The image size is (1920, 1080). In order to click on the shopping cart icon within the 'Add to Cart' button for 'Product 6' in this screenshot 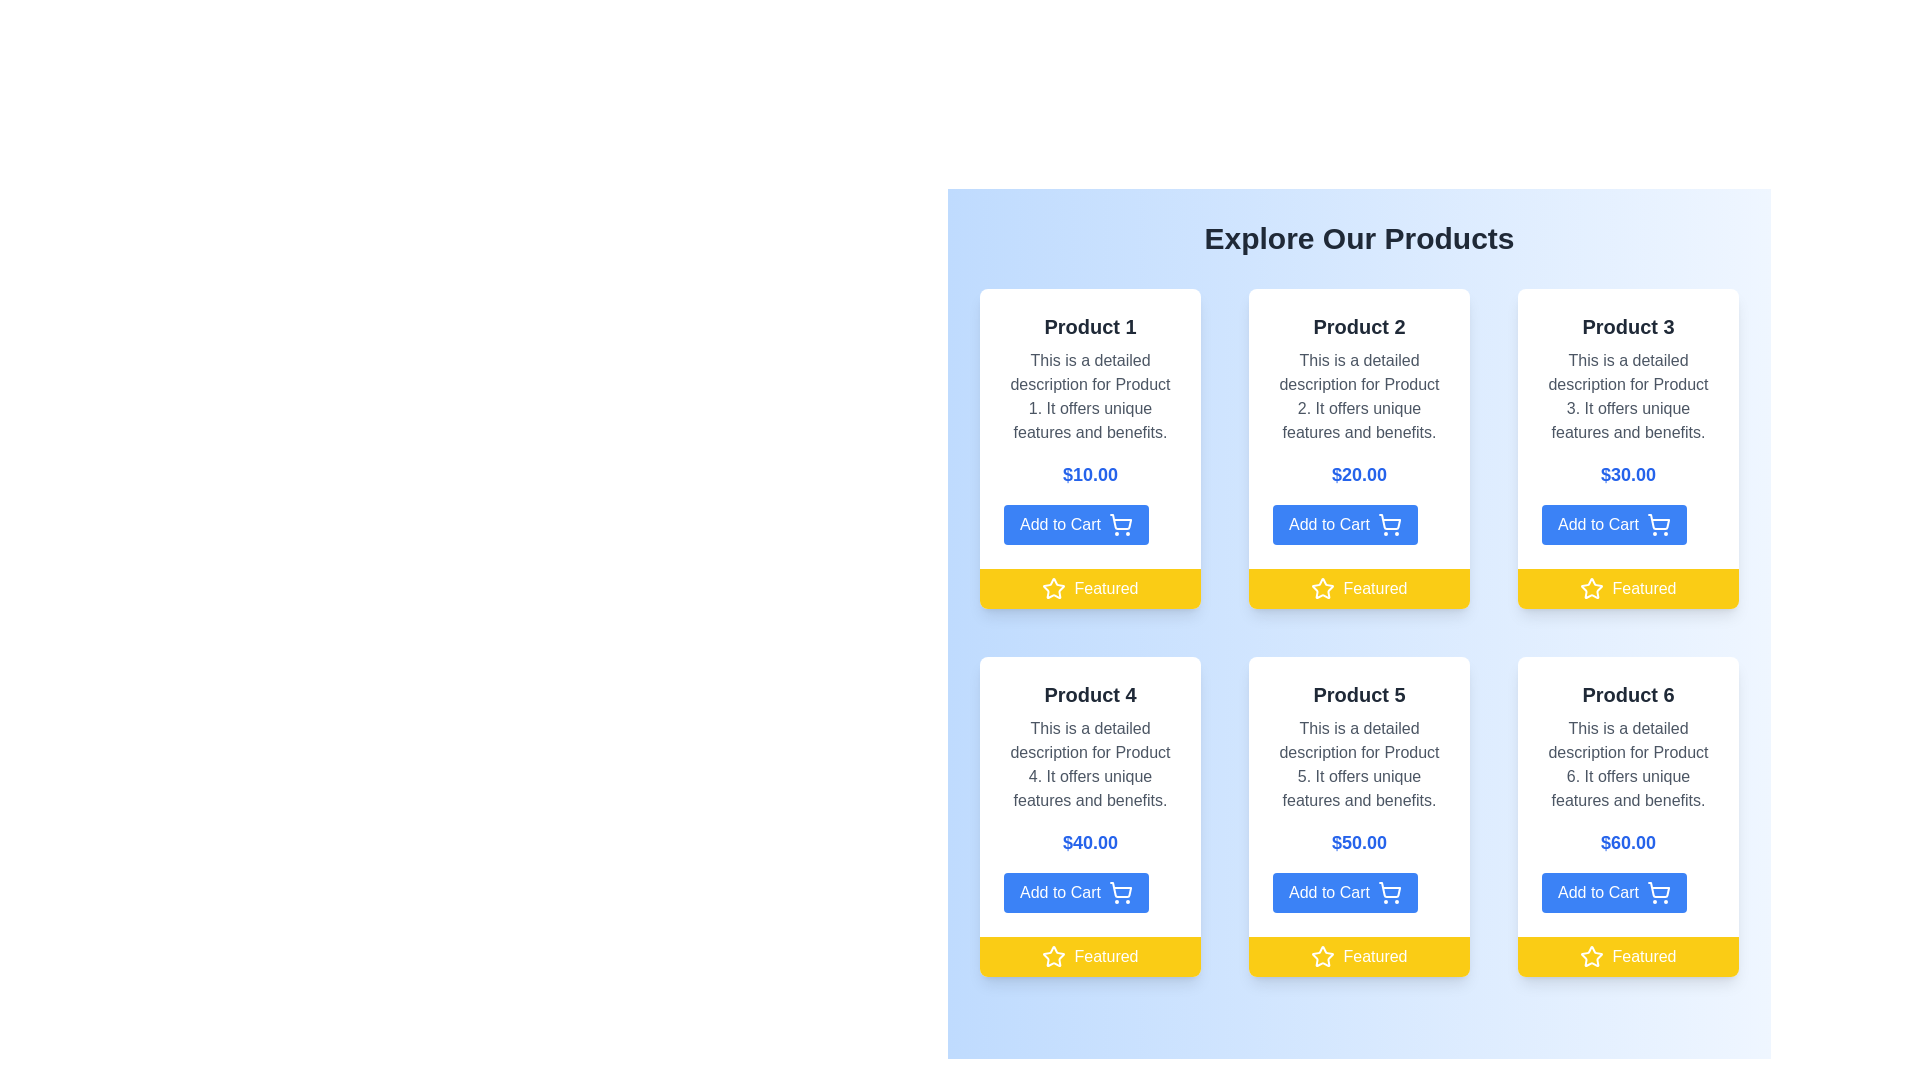, I will do `click(1658, 892)`.